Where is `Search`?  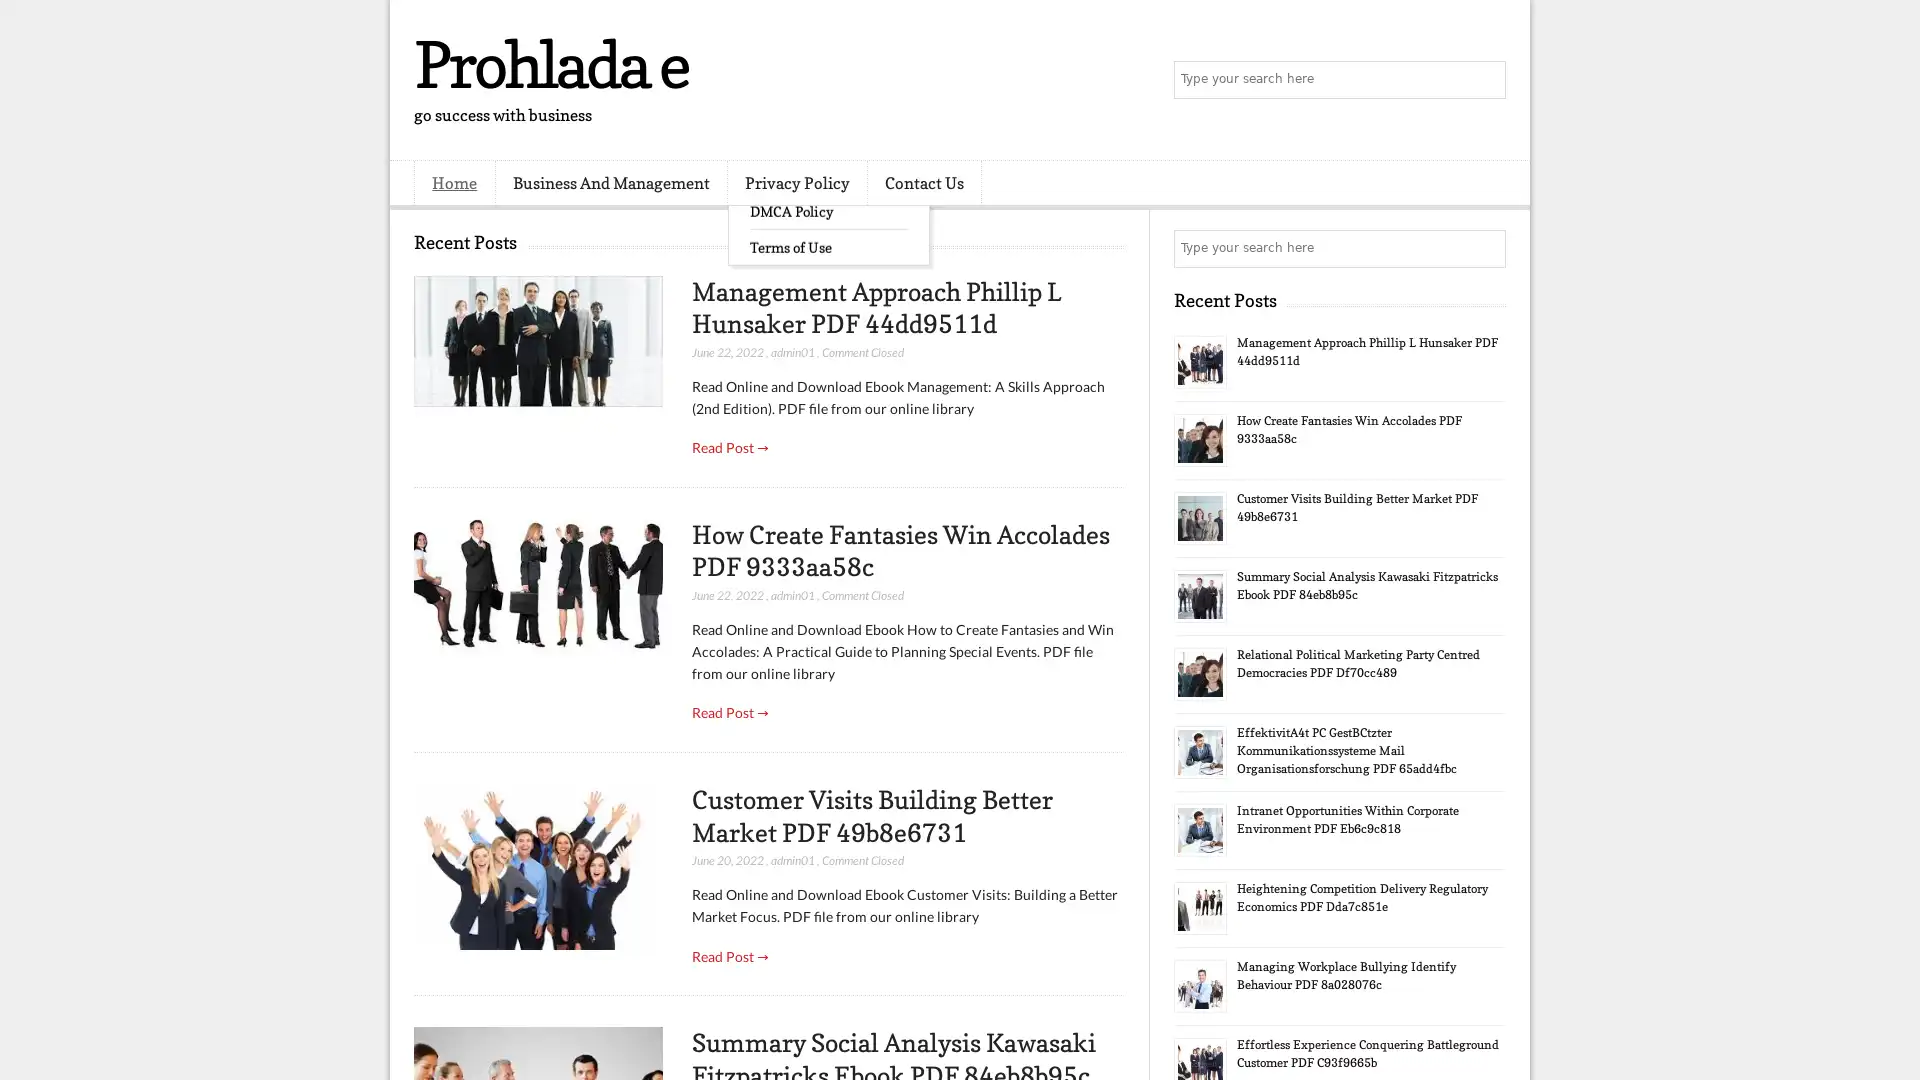
Search is located at coordinates (1485, 80).